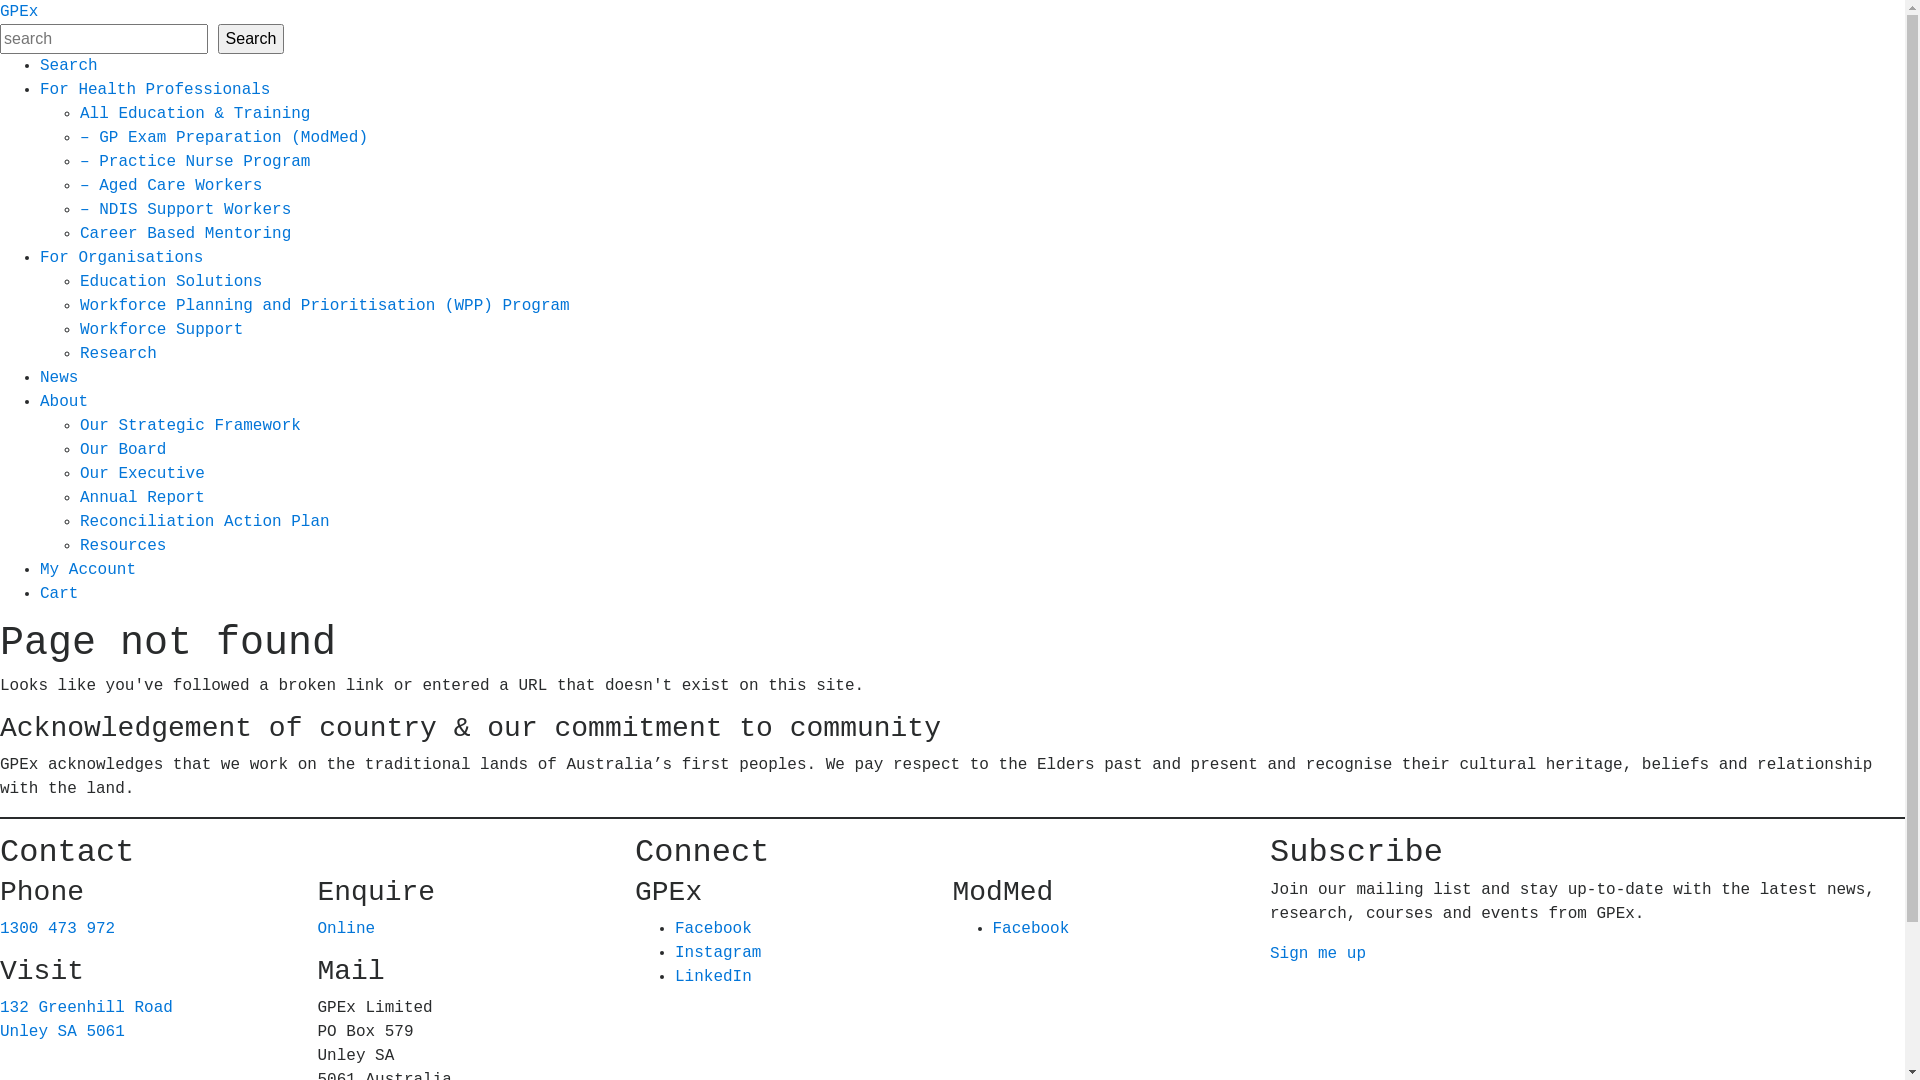  I want to click on 'Search', so click(68, 64).